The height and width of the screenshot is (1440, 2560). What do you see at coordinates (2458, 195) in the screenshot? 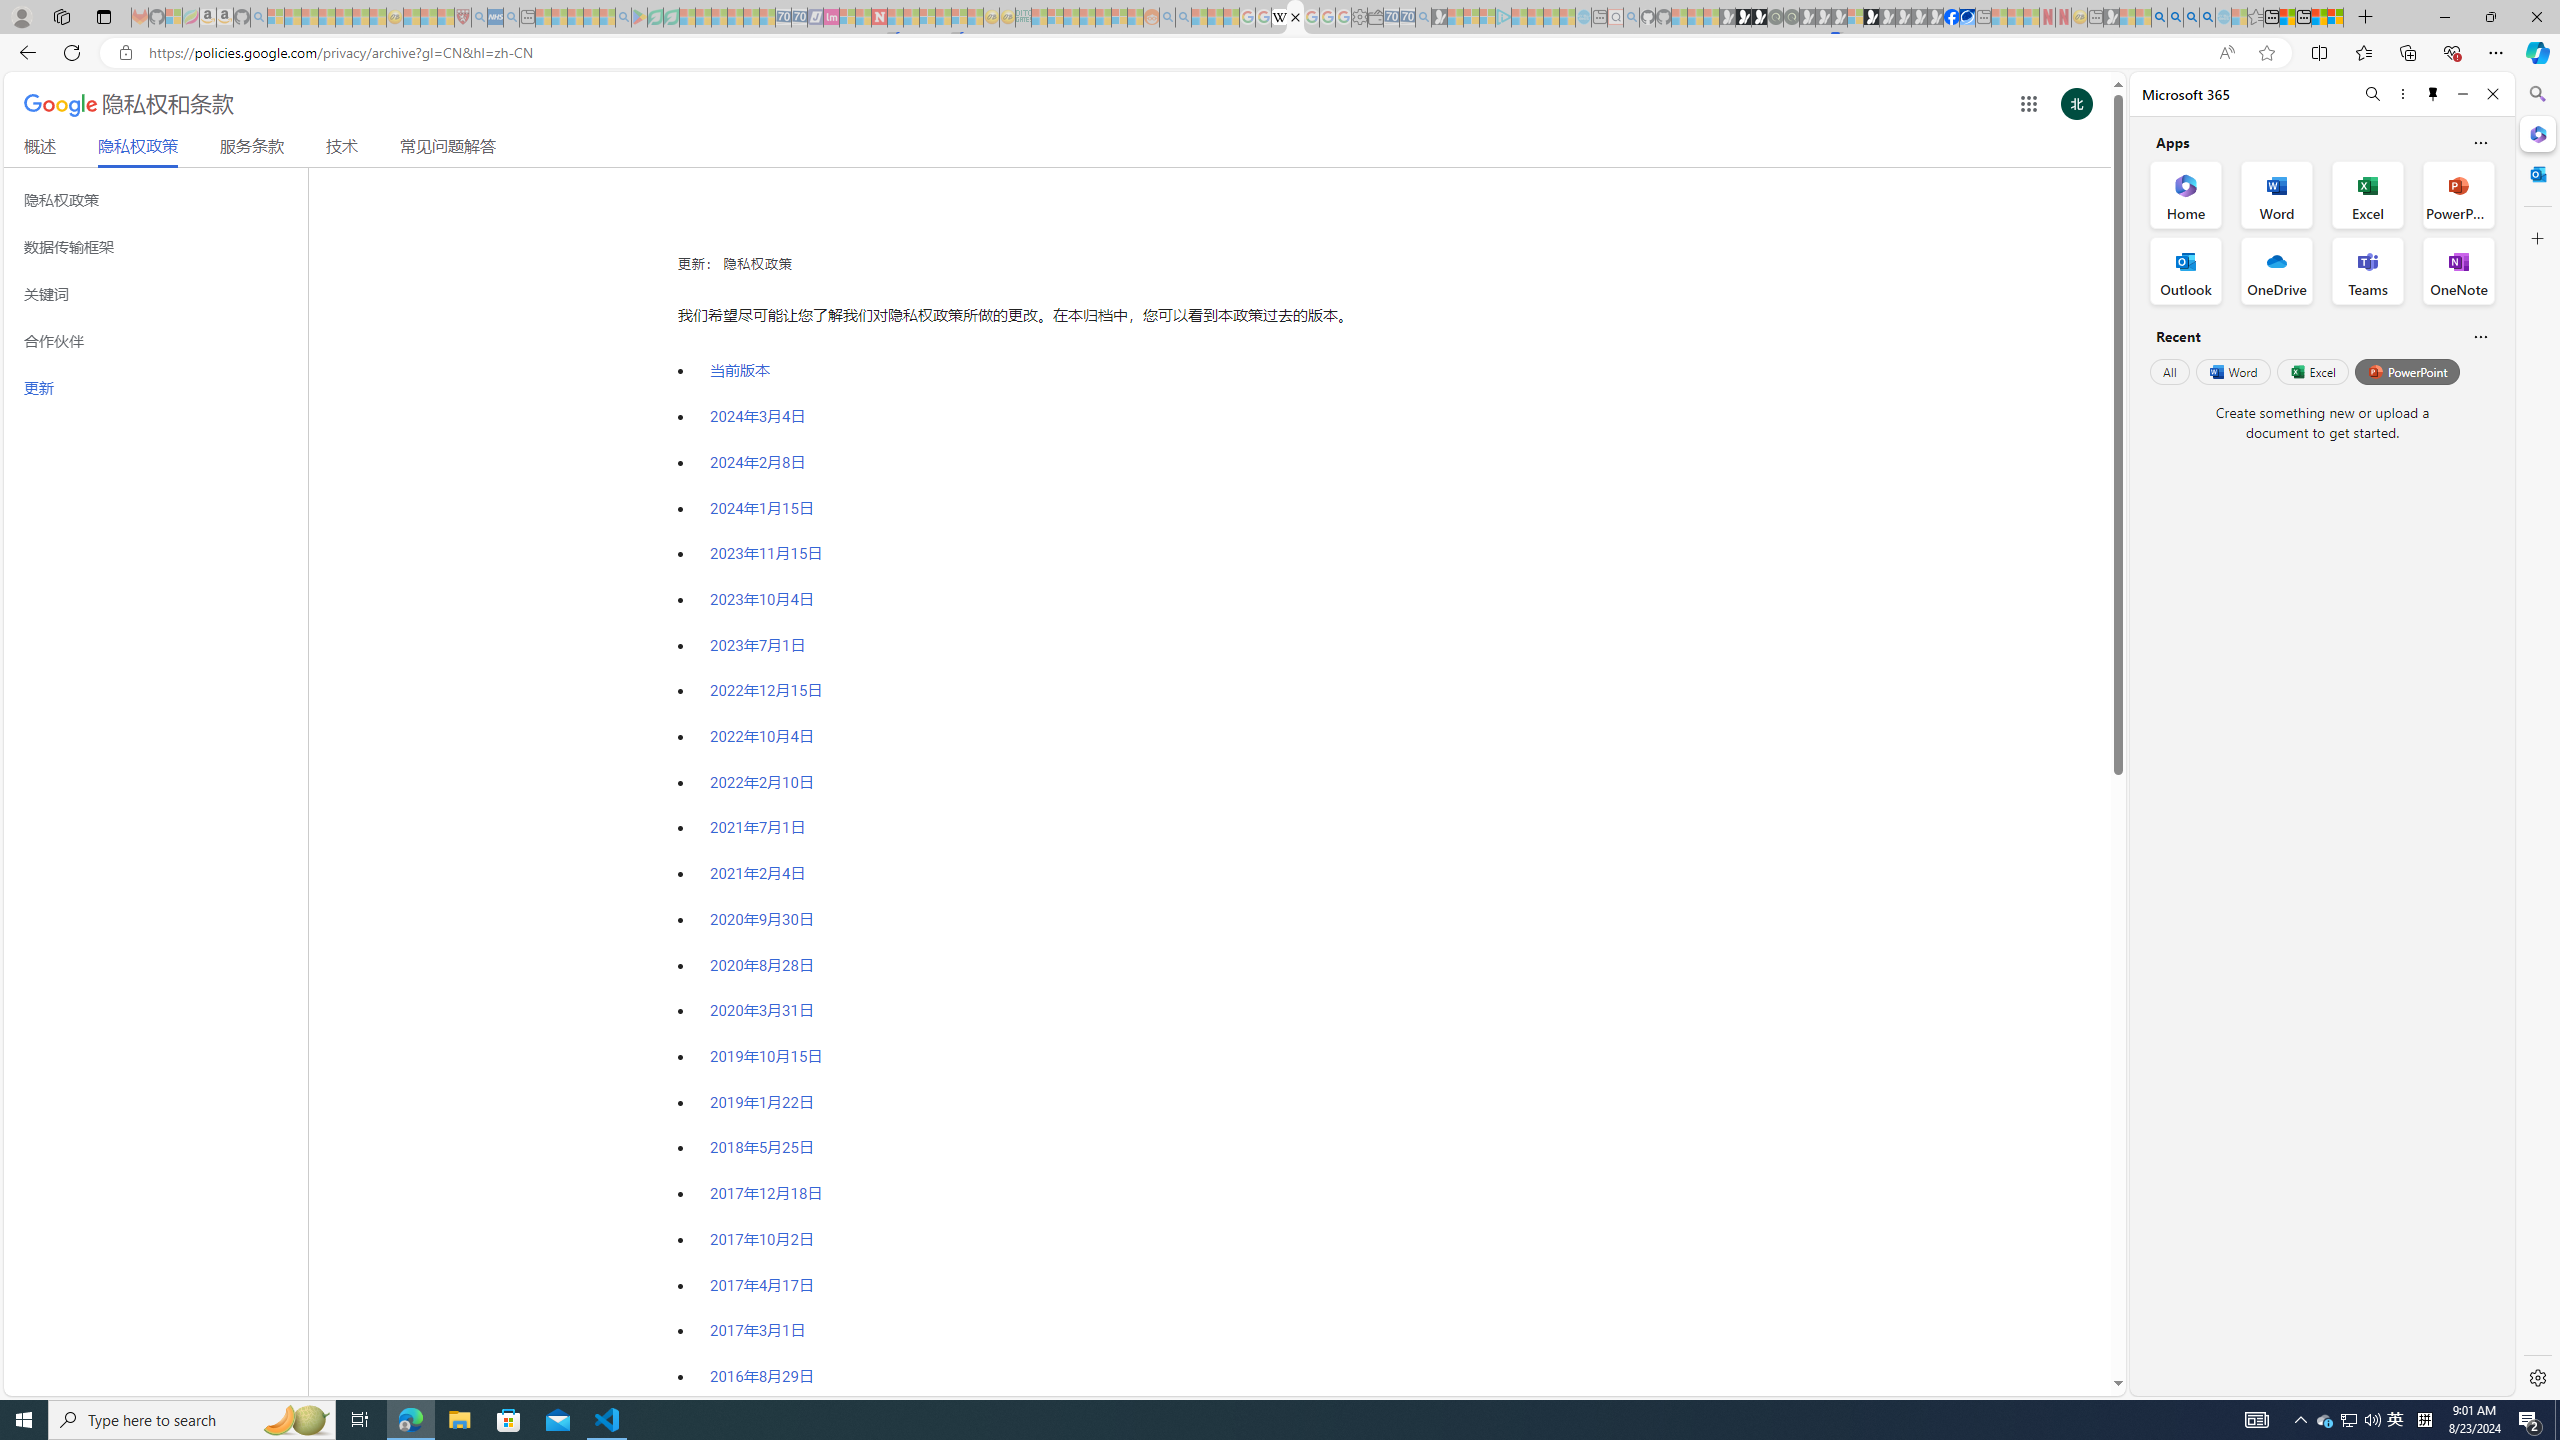
I see `'PowerPoint Office App'` at bounding box center [2458, 195].